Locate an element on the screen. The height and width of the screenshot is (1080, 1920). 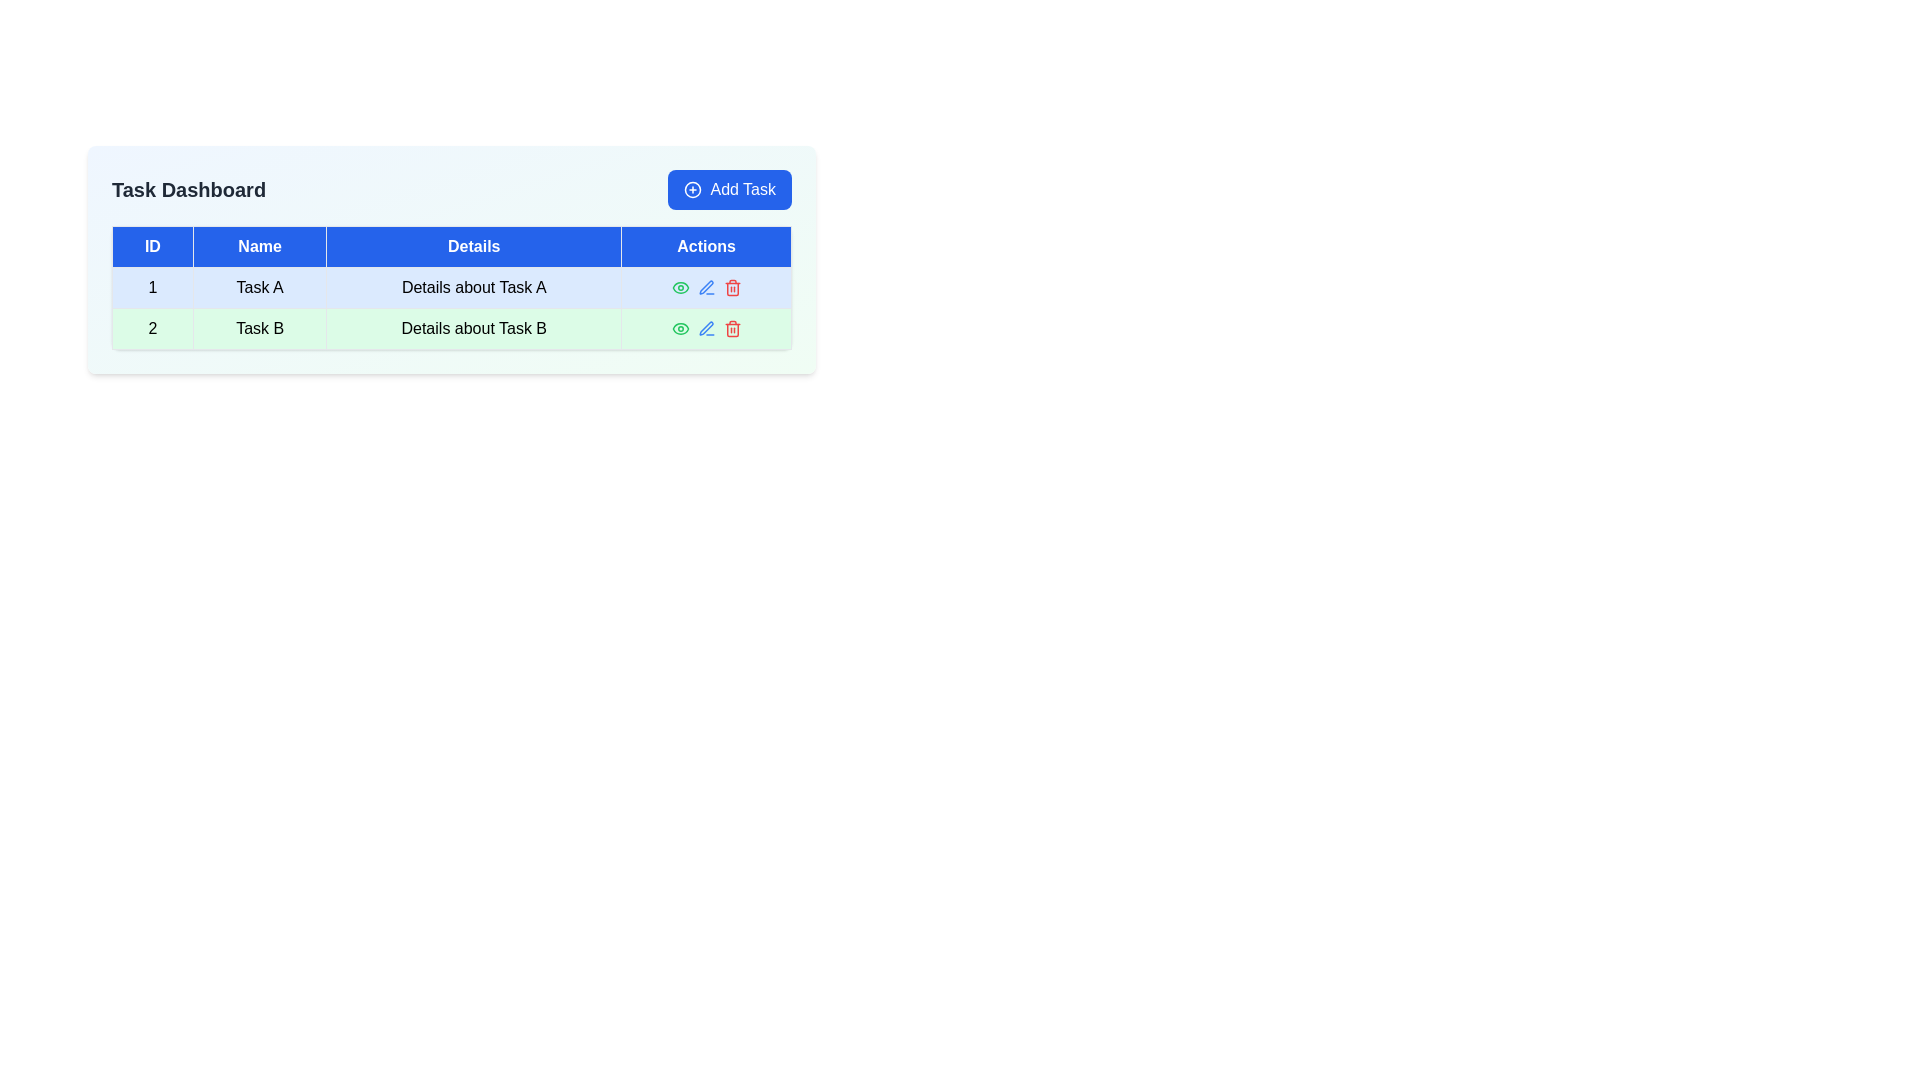
the delete icon button located in the 'Actions' column of the table for 'Task A' is located at coordinates (731, 288).